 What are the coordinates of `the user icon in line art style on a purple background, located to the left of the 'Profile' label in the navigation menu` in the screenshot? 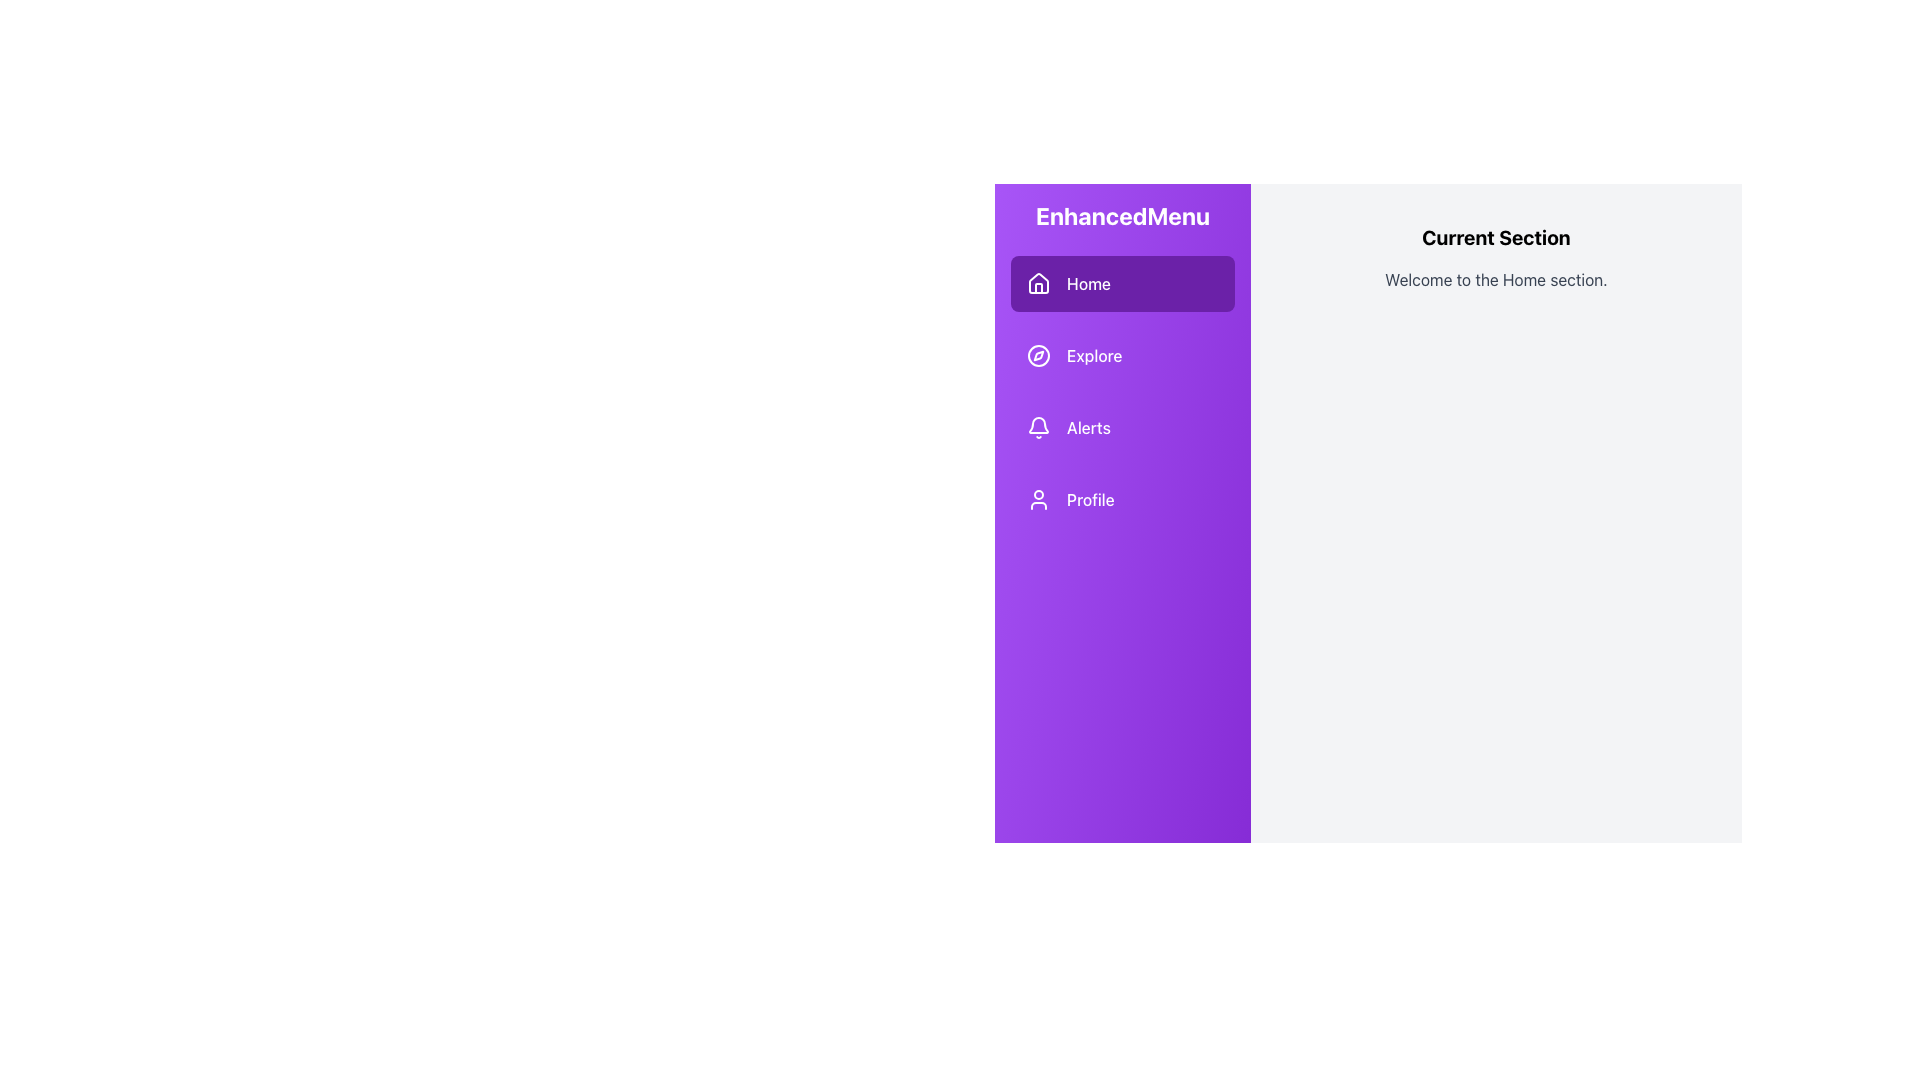 It's located at (1038, 499).